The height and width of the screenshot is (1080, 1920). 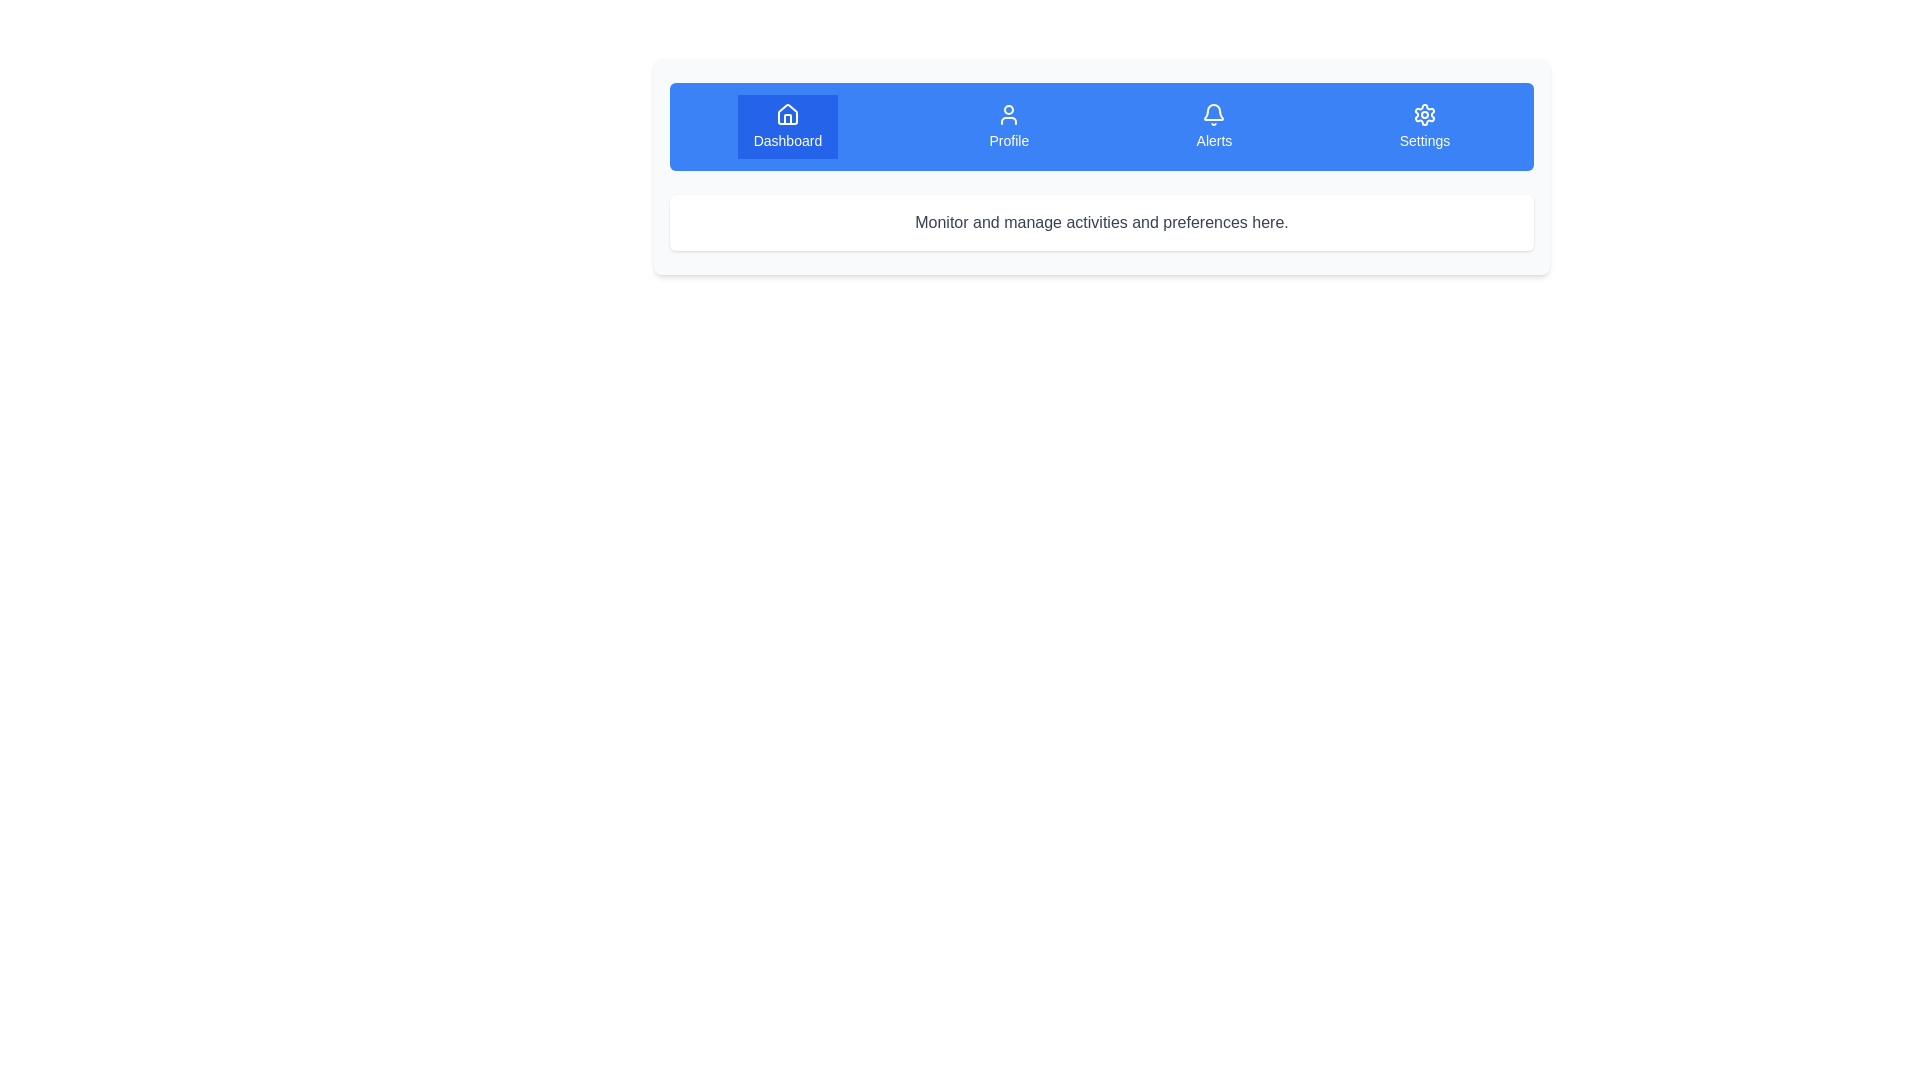 What do you see at coordinates (1424, 115) in the screenshot?
I see `the gear/settings icon located within the 'Settings' button at the far right of the navigation bar to trigger a tooltip or highlight effect` at bounding box center [1424, 115].